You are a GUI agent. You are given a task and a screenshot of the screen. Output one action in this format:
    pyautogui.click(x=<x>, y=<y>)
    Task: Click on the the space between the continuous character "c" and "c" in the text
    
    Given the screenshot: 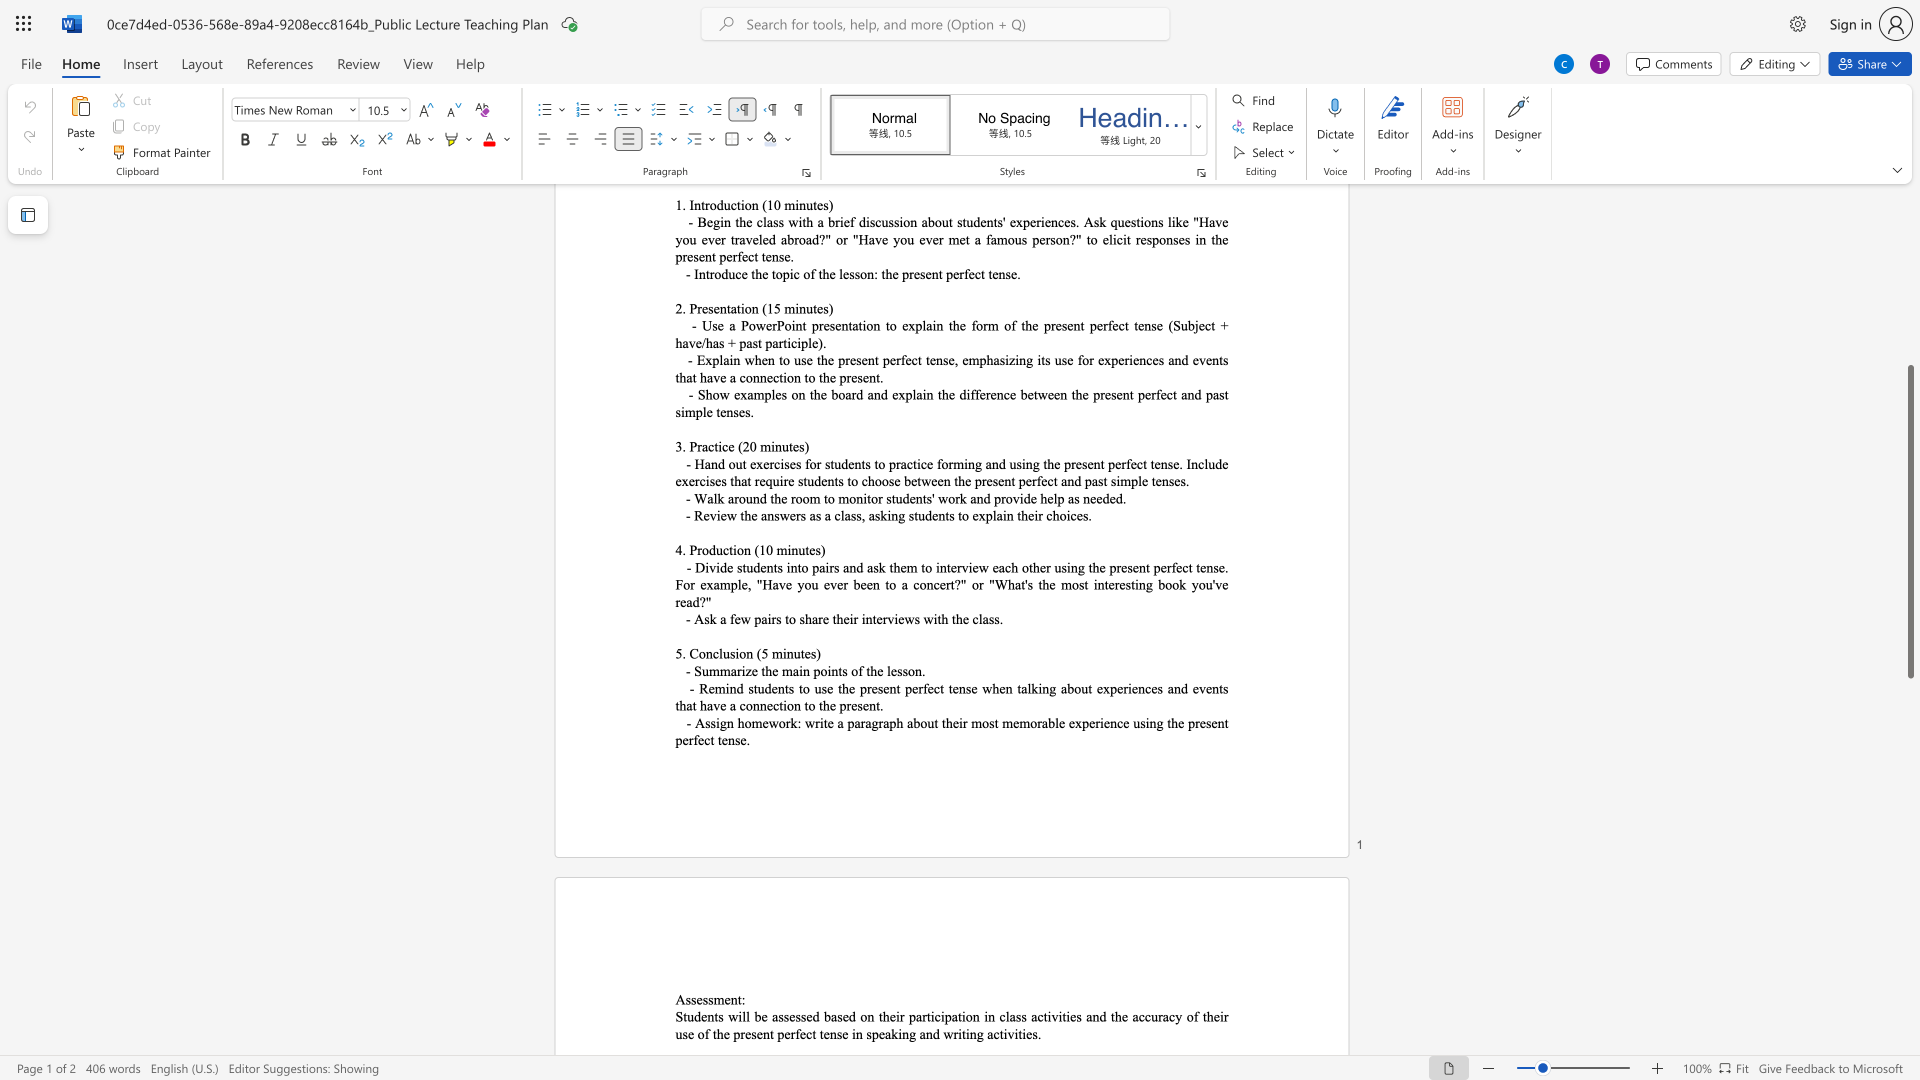 What is the action you would take?
    pyautogui.click(x=1144, y=1016)
    